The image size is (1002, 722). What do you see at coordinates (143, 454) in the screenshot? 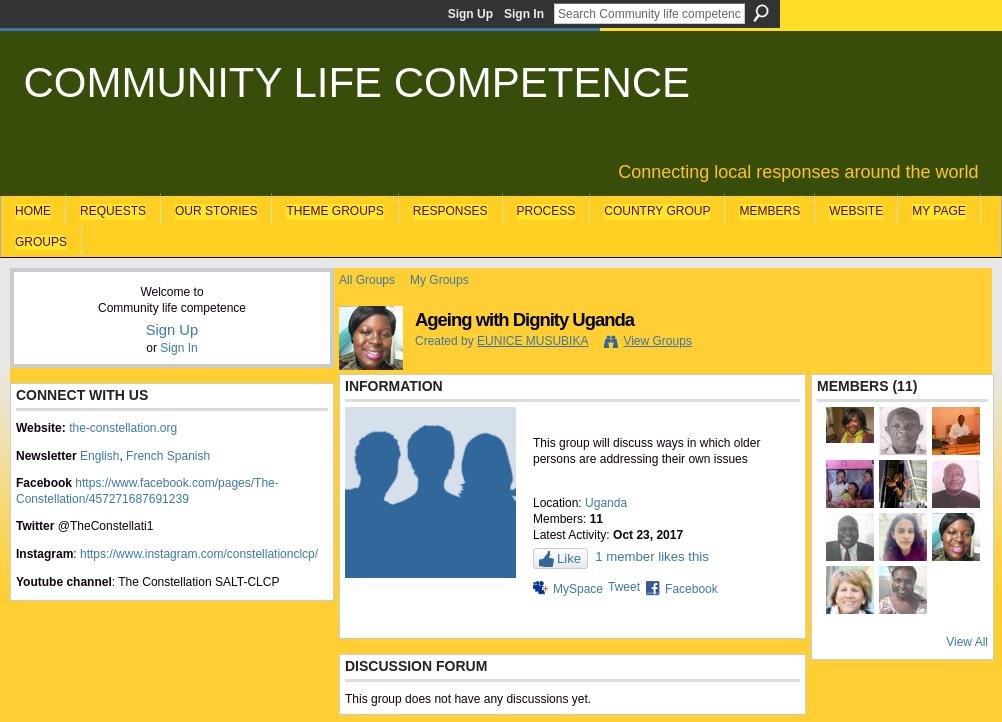
I see `'French'` at bounding box center [143, 454].